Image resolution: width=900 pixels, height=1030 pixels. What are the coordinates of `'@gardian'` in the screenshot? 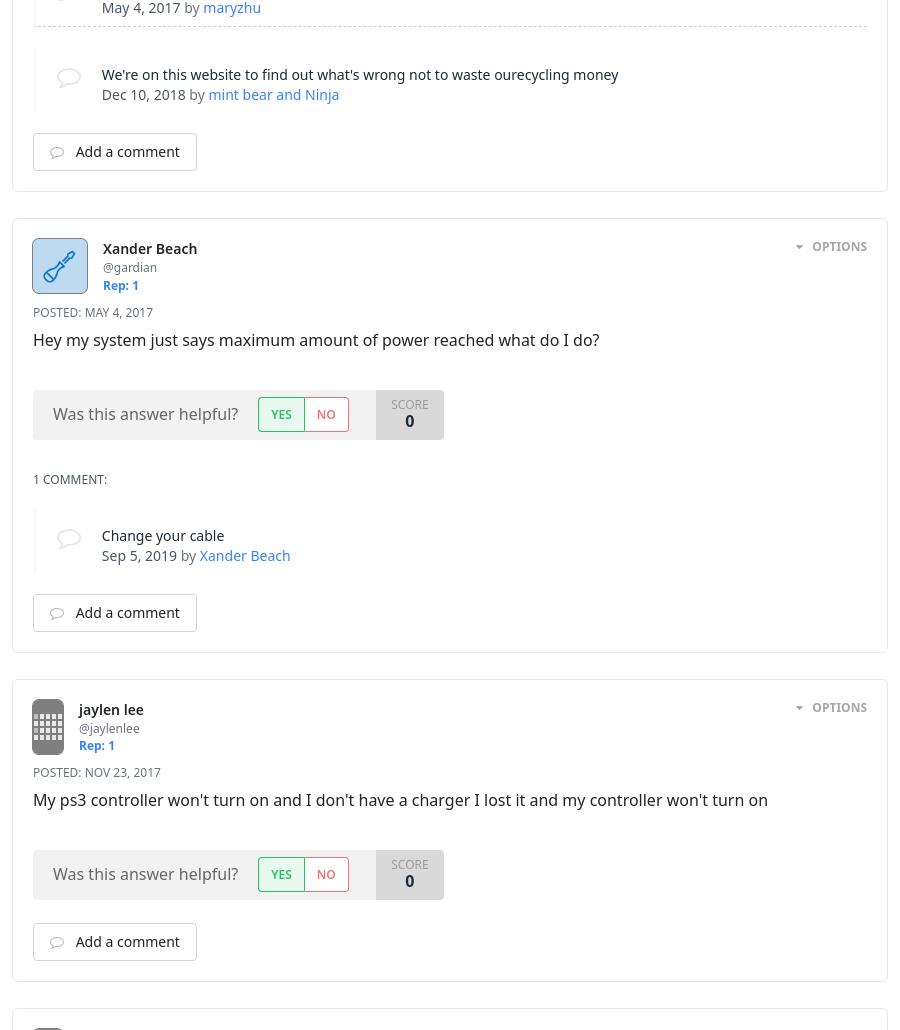 It's located at (129, 266).